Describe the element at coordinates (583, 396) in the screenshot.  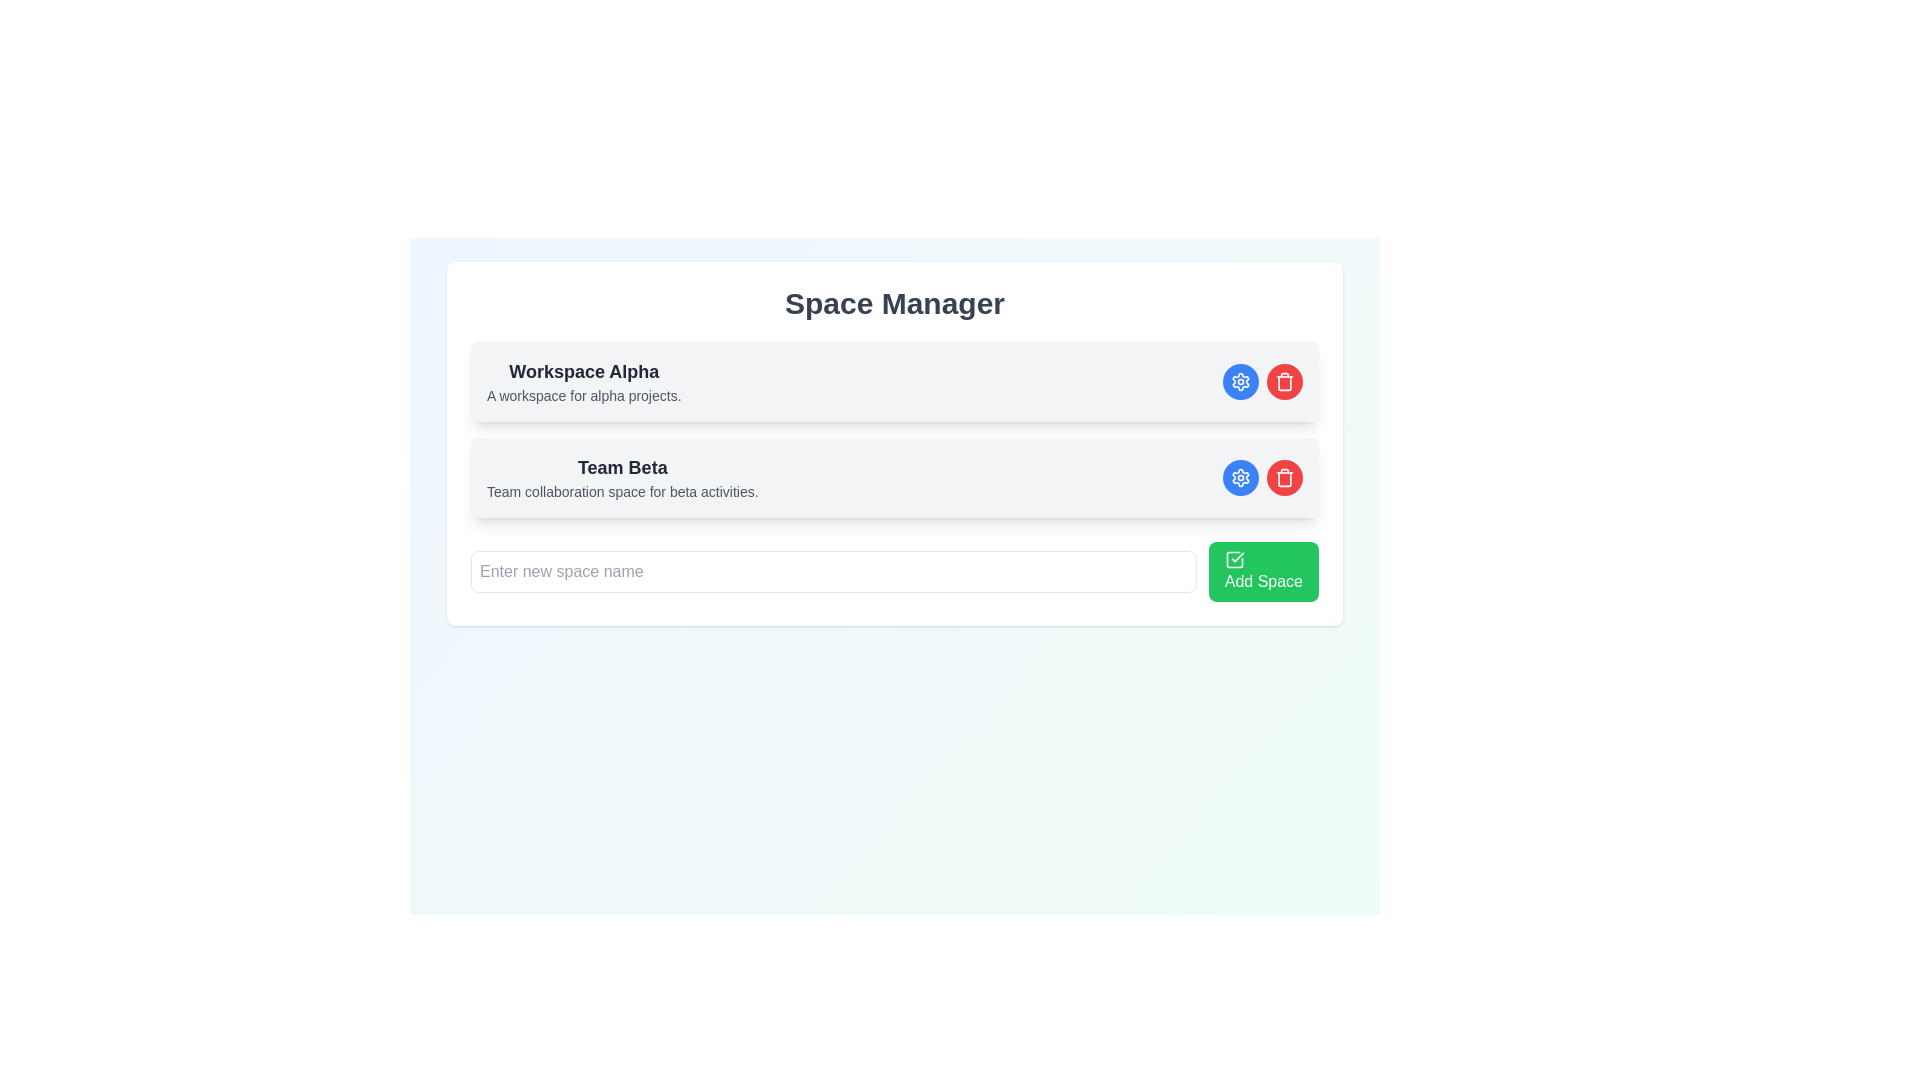
I see `the text label that provides a brief description of 'Workspace Alpha', which is located directly below the title 'Workspace Alpha' in the vertical list under 'Space Manager'` at that location.